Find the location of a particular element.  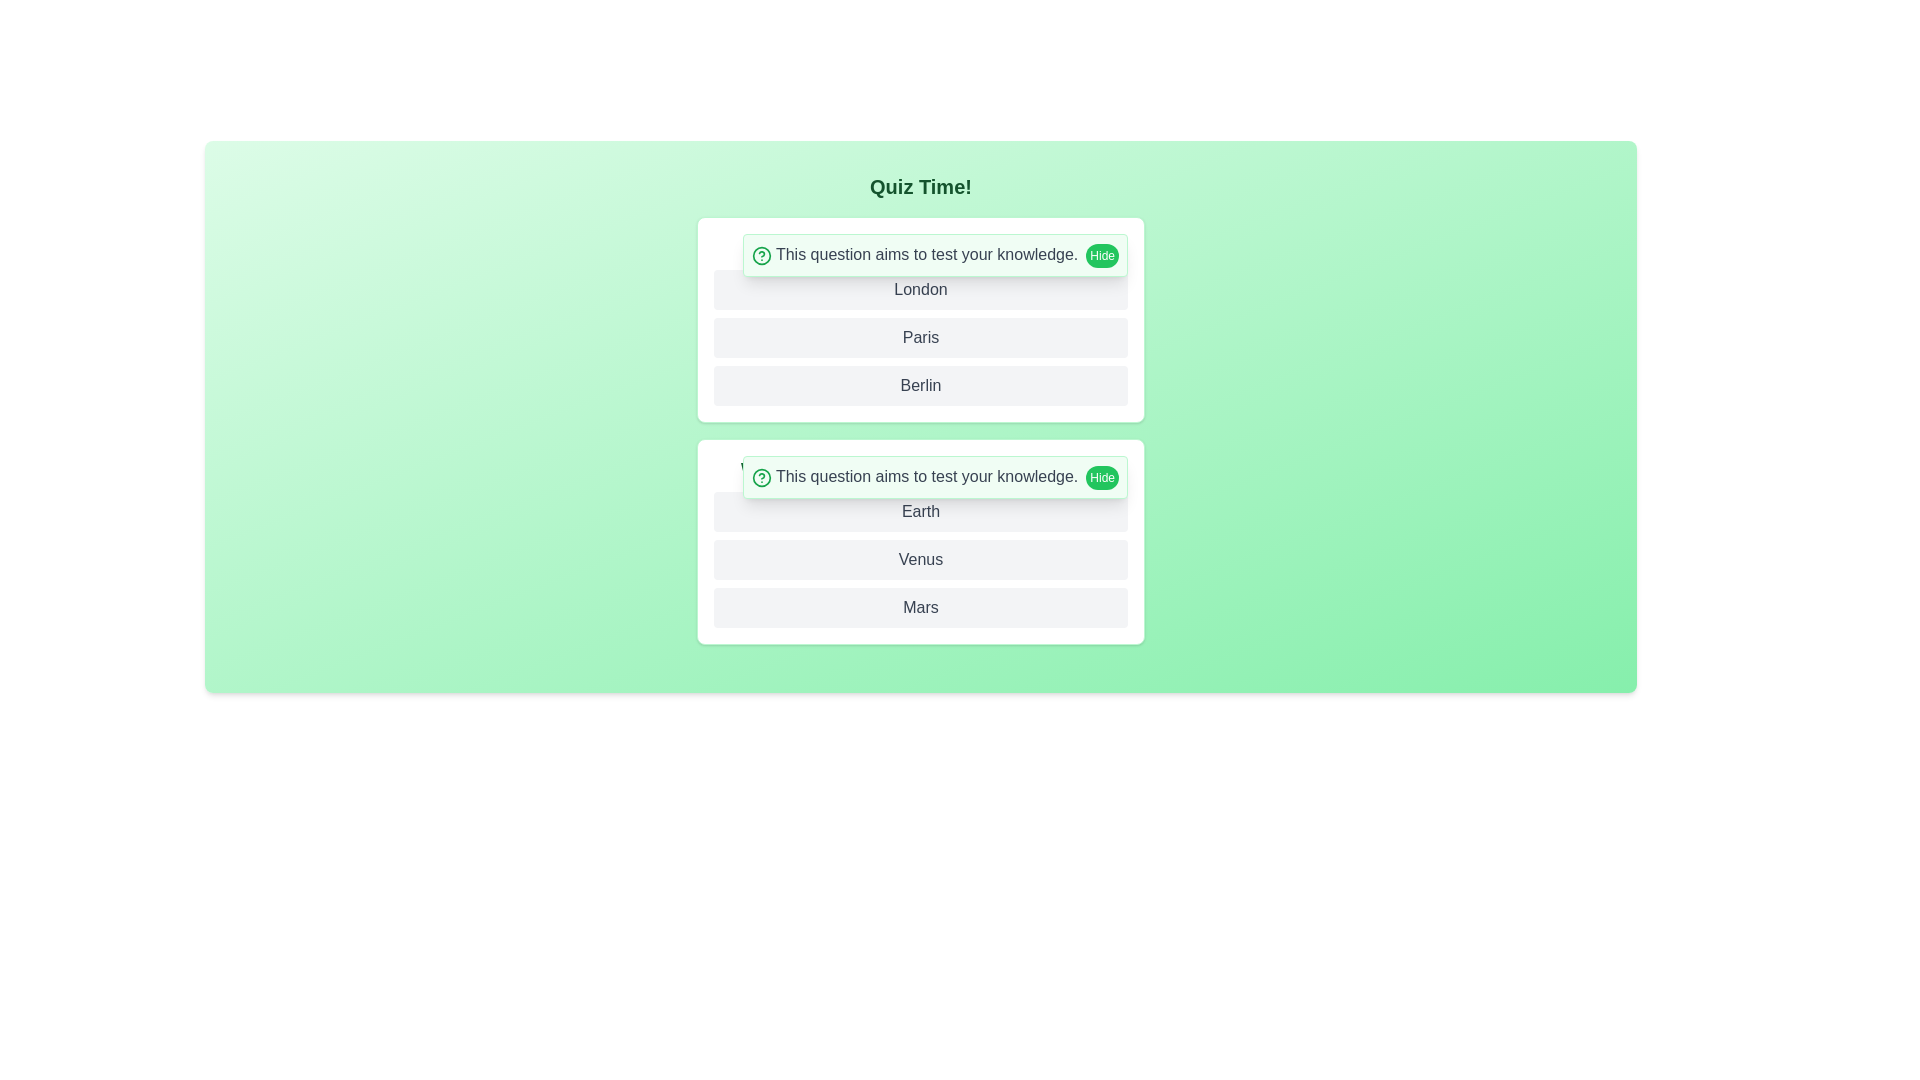

the second button-like option selector in the vertical list is located at coordinates (920, 337).